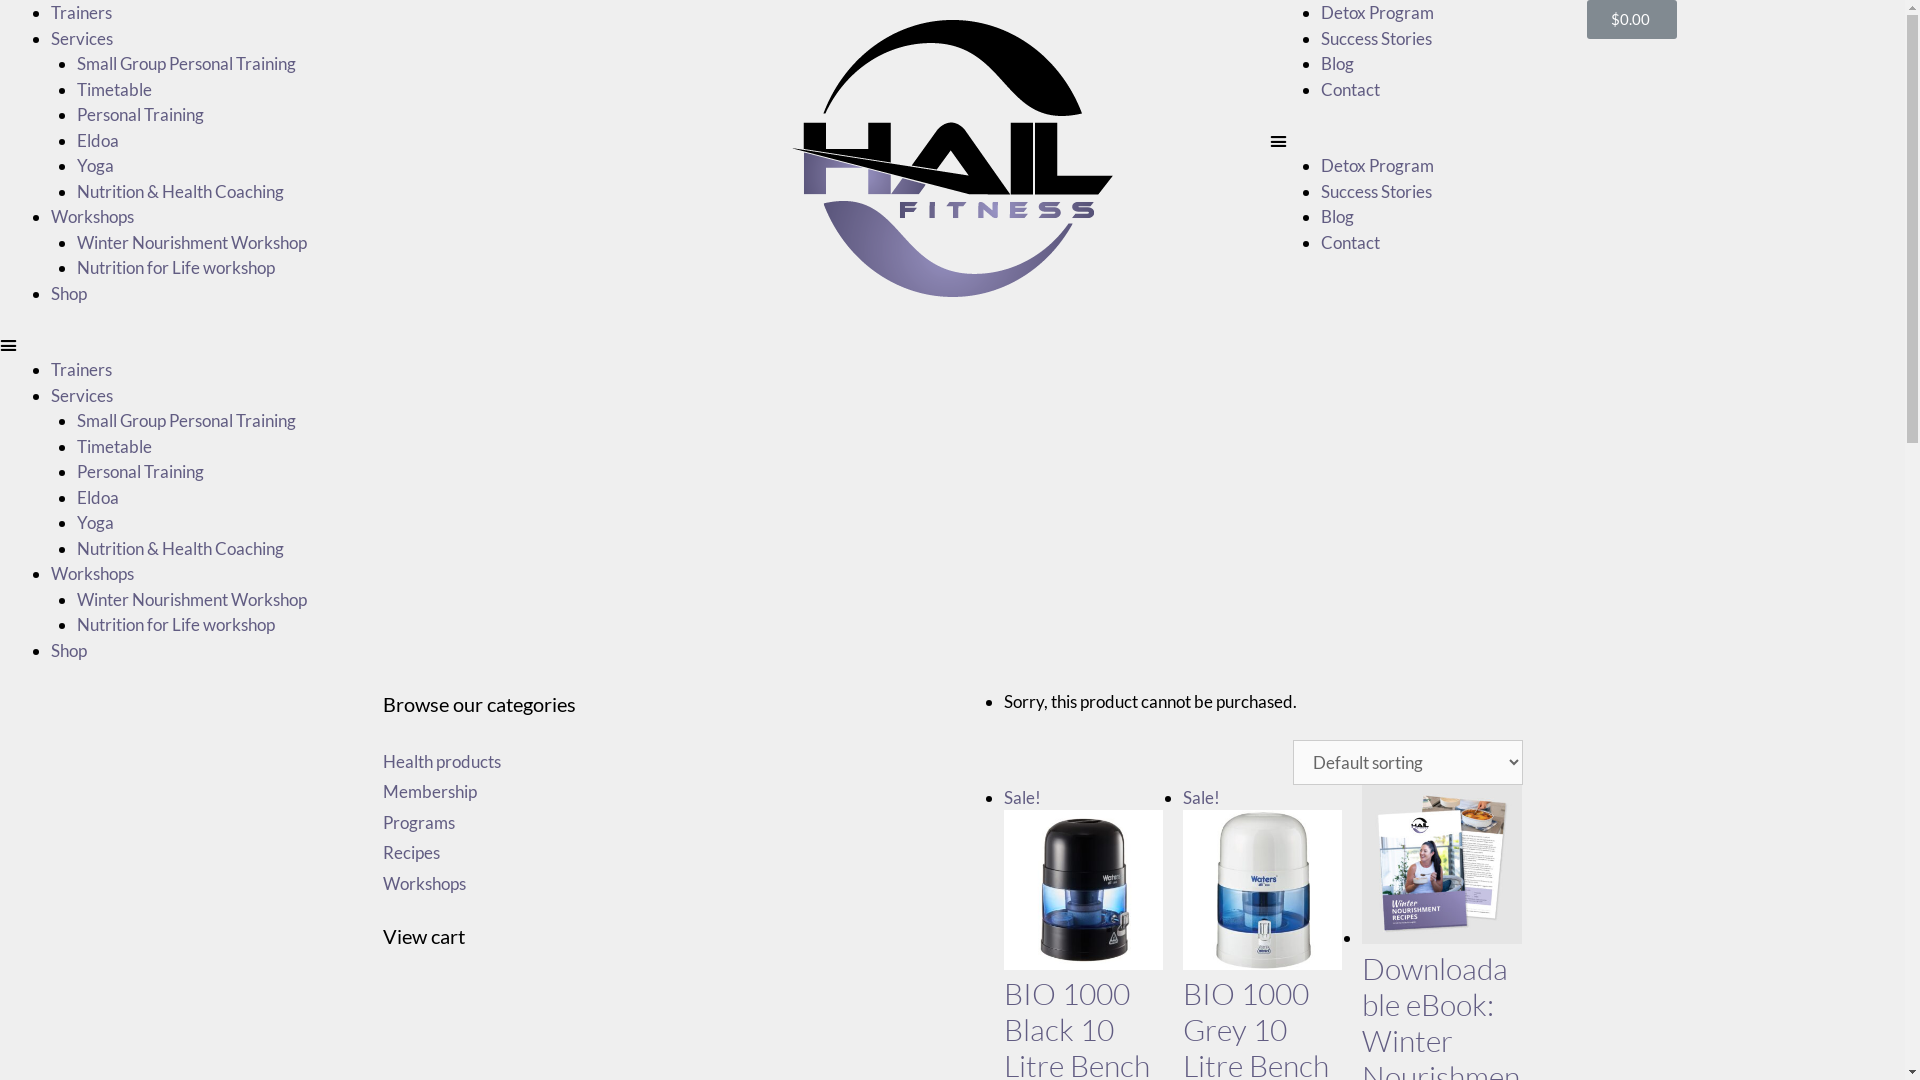 The image size is (1920, 1080). I want to click on 'Trainers', so click(51, 12).